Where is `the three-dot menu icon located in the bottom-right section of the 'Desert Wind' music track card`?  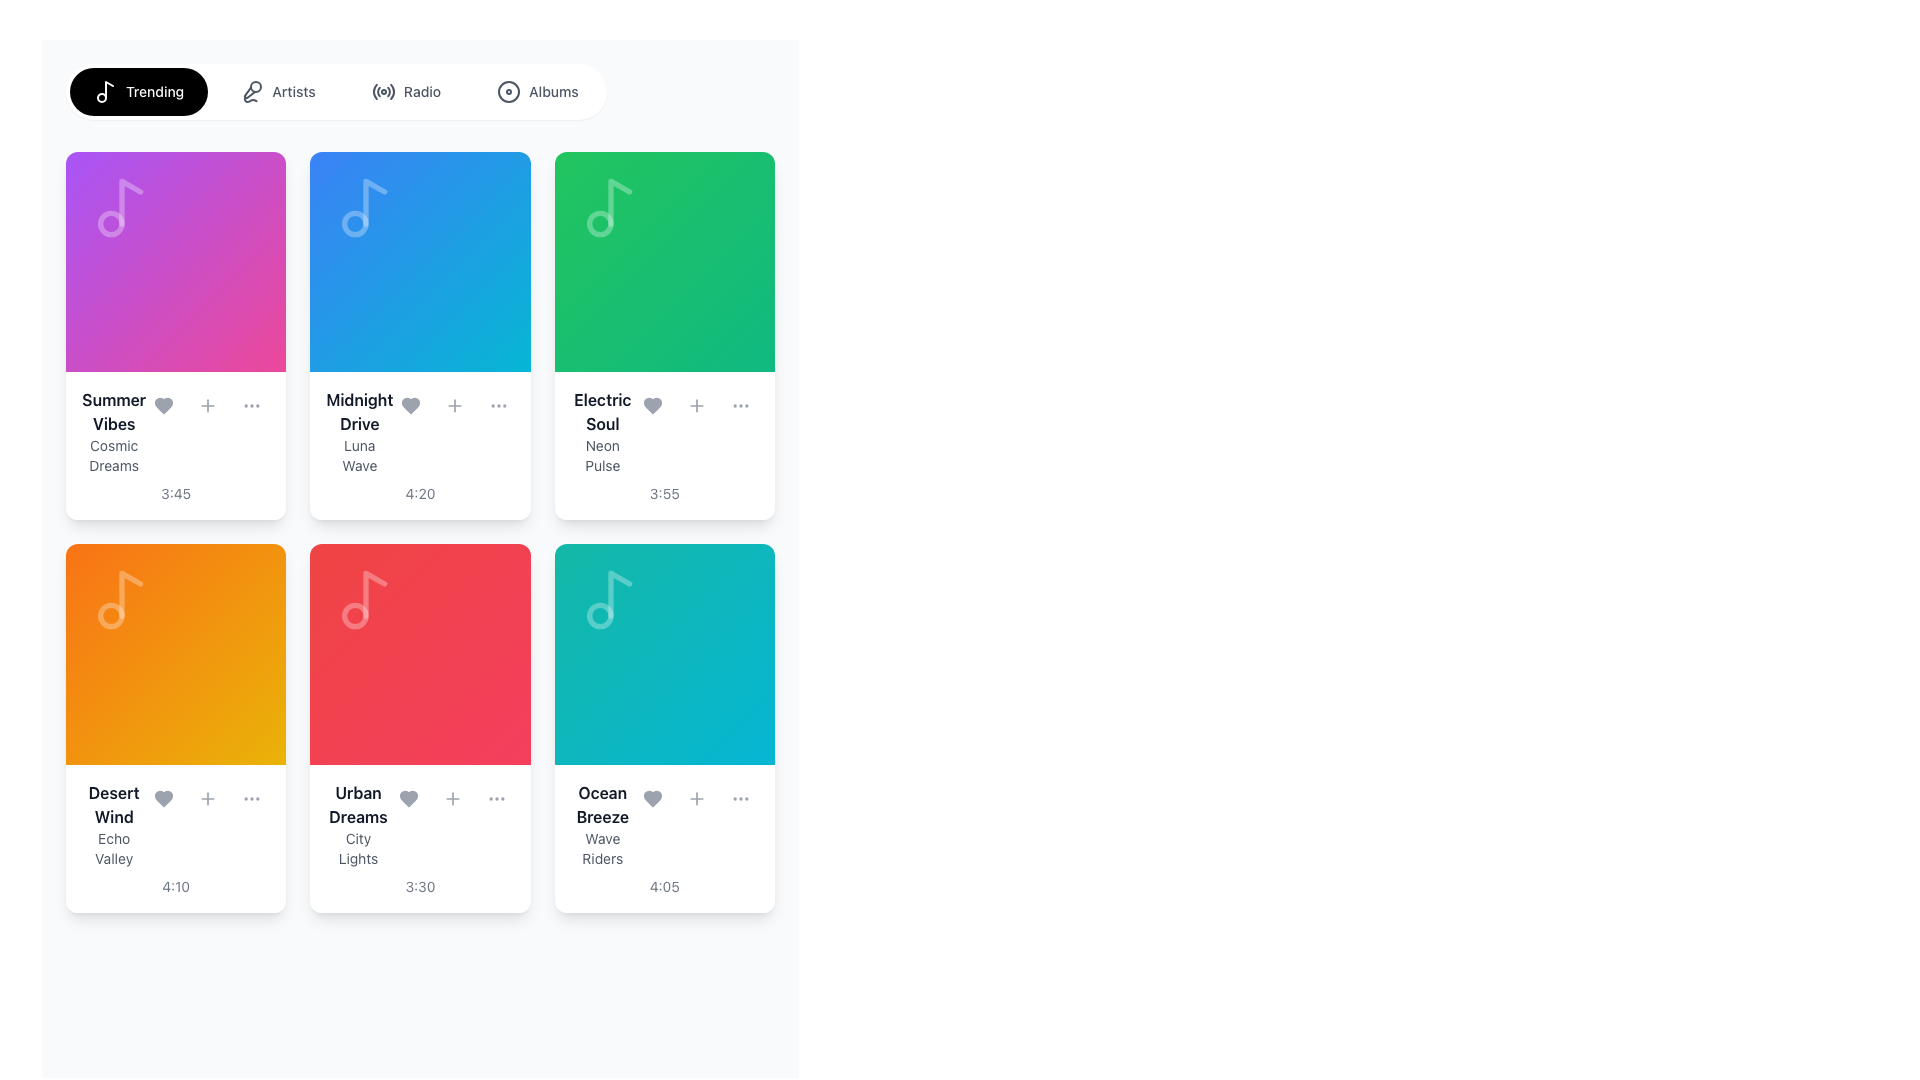
the three-dot menu icon located in the bottom-right section of the 'Desert Wind' music track card is located at coordinates (251, 797).